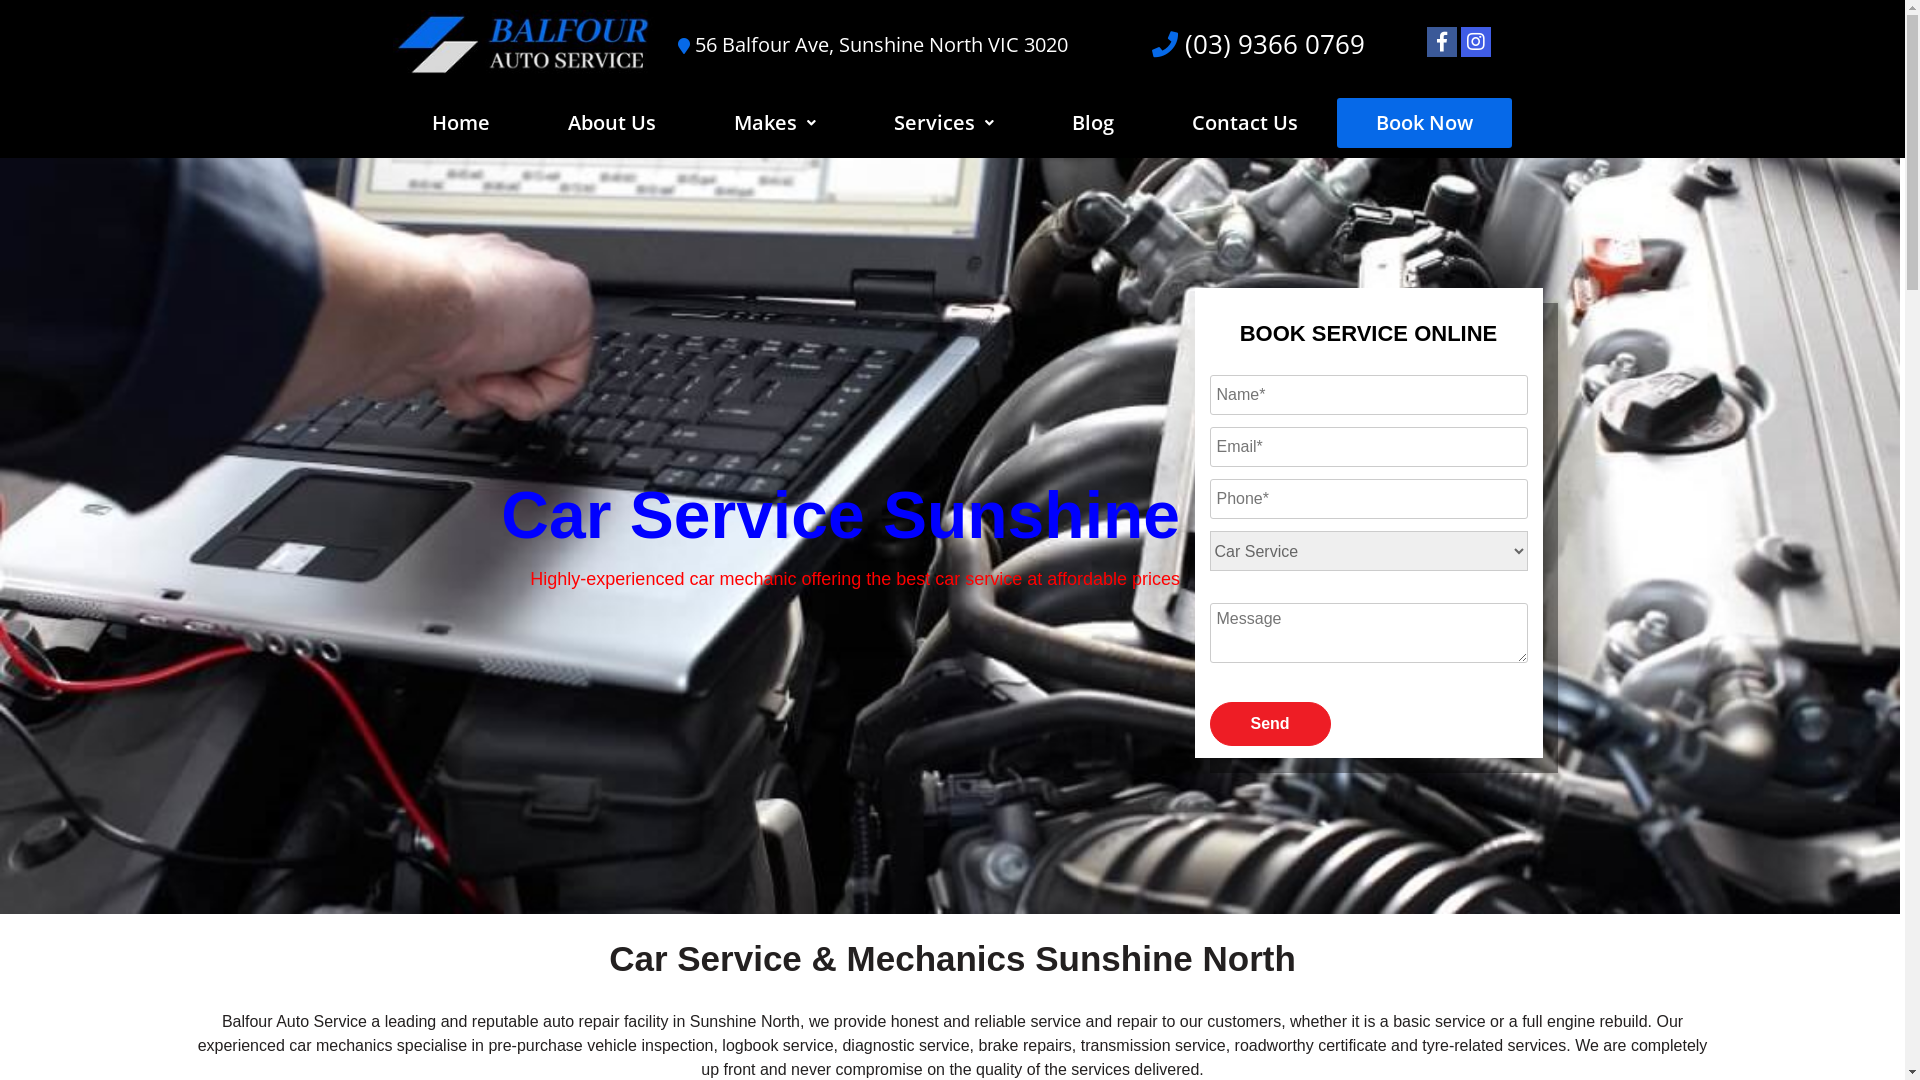 This screenshot has height=1080, width=1920. I want to click on 'About Us', so click(610, 123).